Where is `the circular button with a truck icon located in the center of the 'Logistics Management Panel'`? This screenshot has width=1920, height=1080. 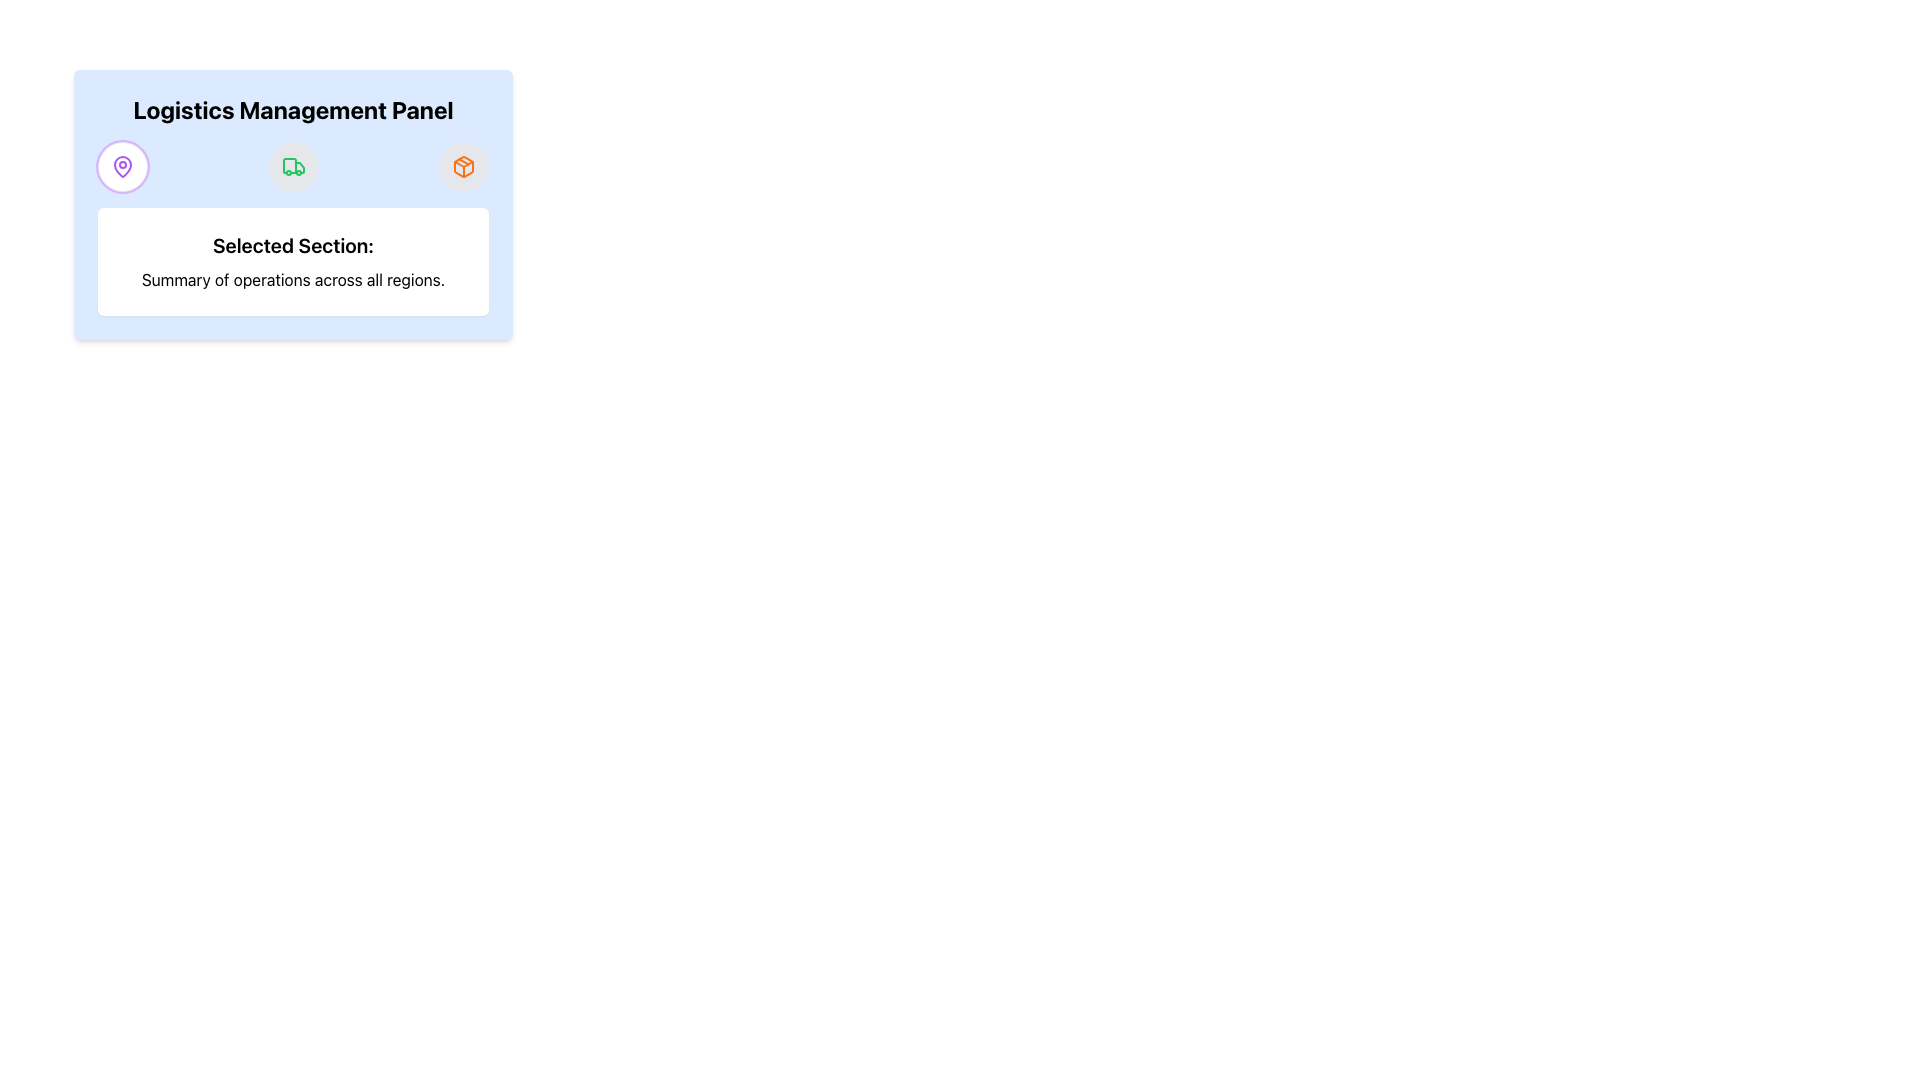
the circular button with a truck icon located in the center of the 'Logistics Management Panel' is located at coordinates (292, 165).